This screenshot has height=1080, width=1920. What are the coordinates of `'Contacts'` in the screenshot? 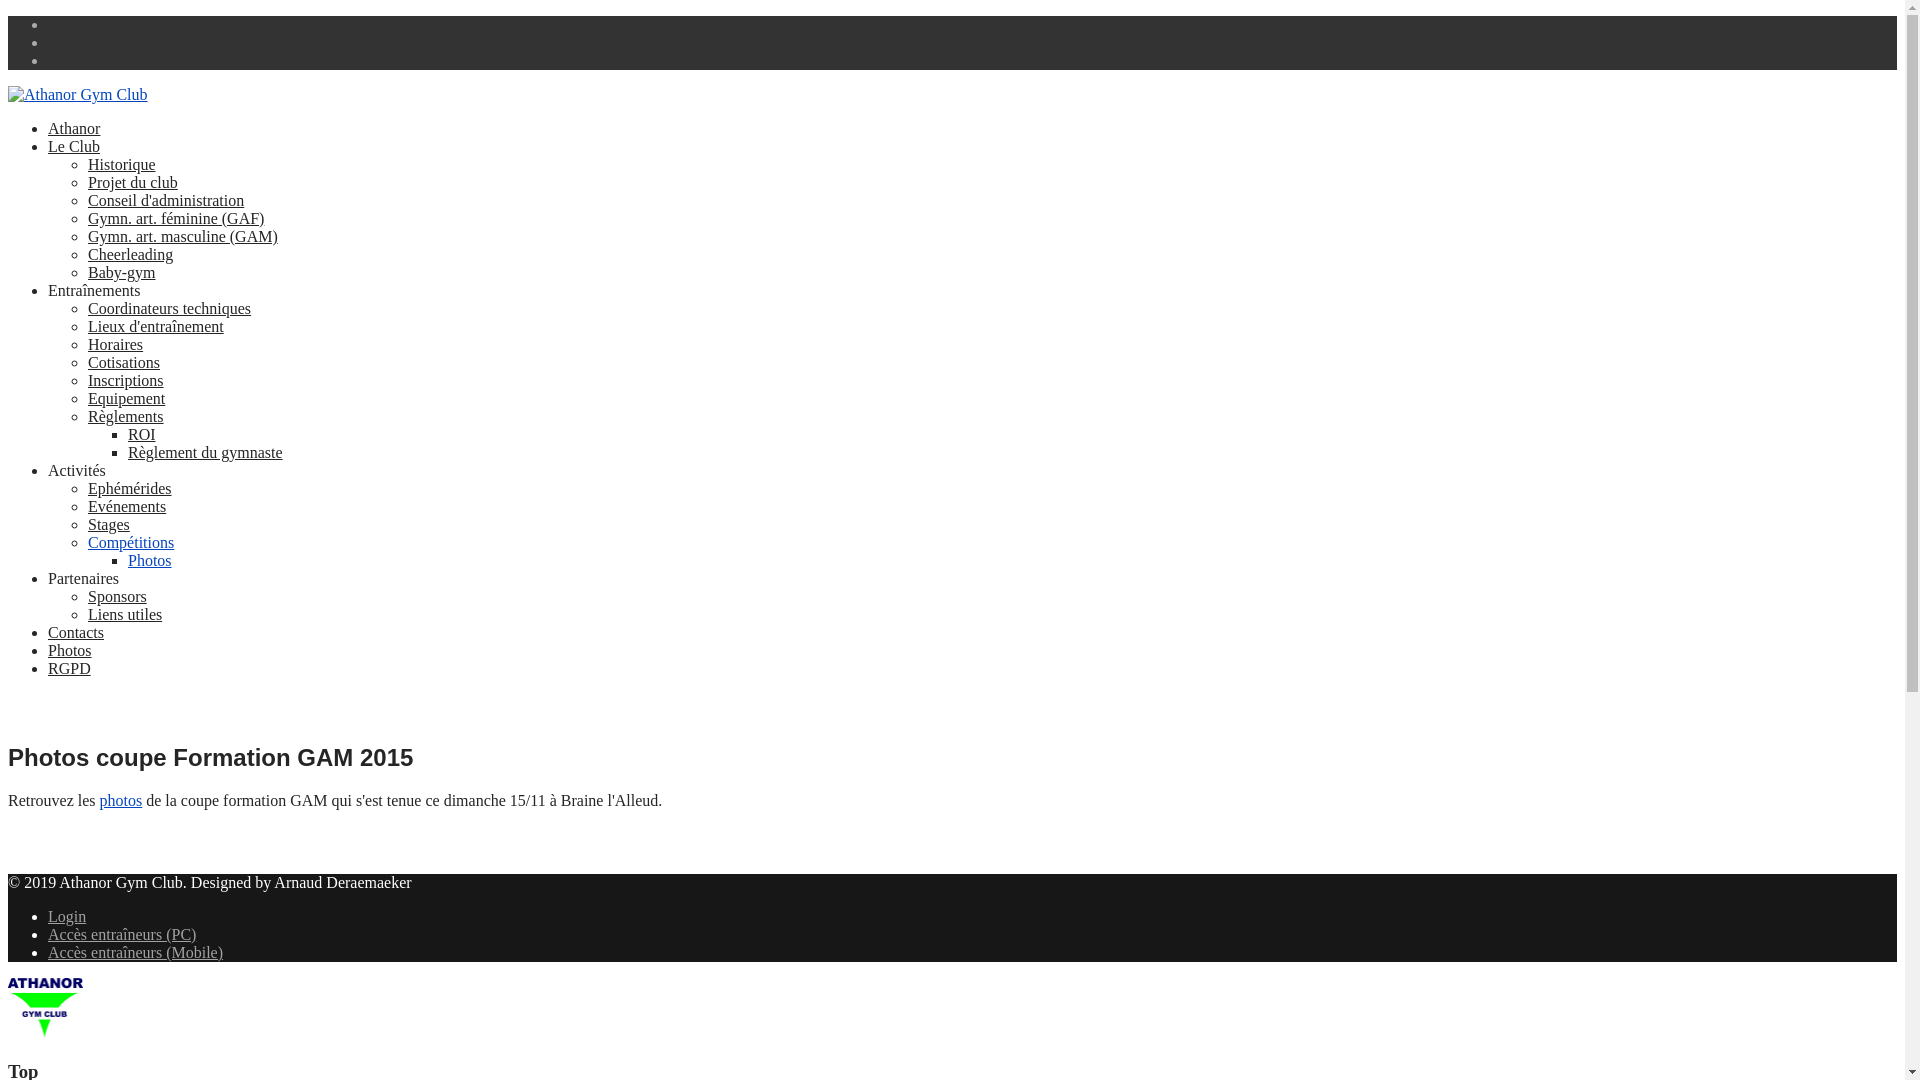 It's located at (76, 632).